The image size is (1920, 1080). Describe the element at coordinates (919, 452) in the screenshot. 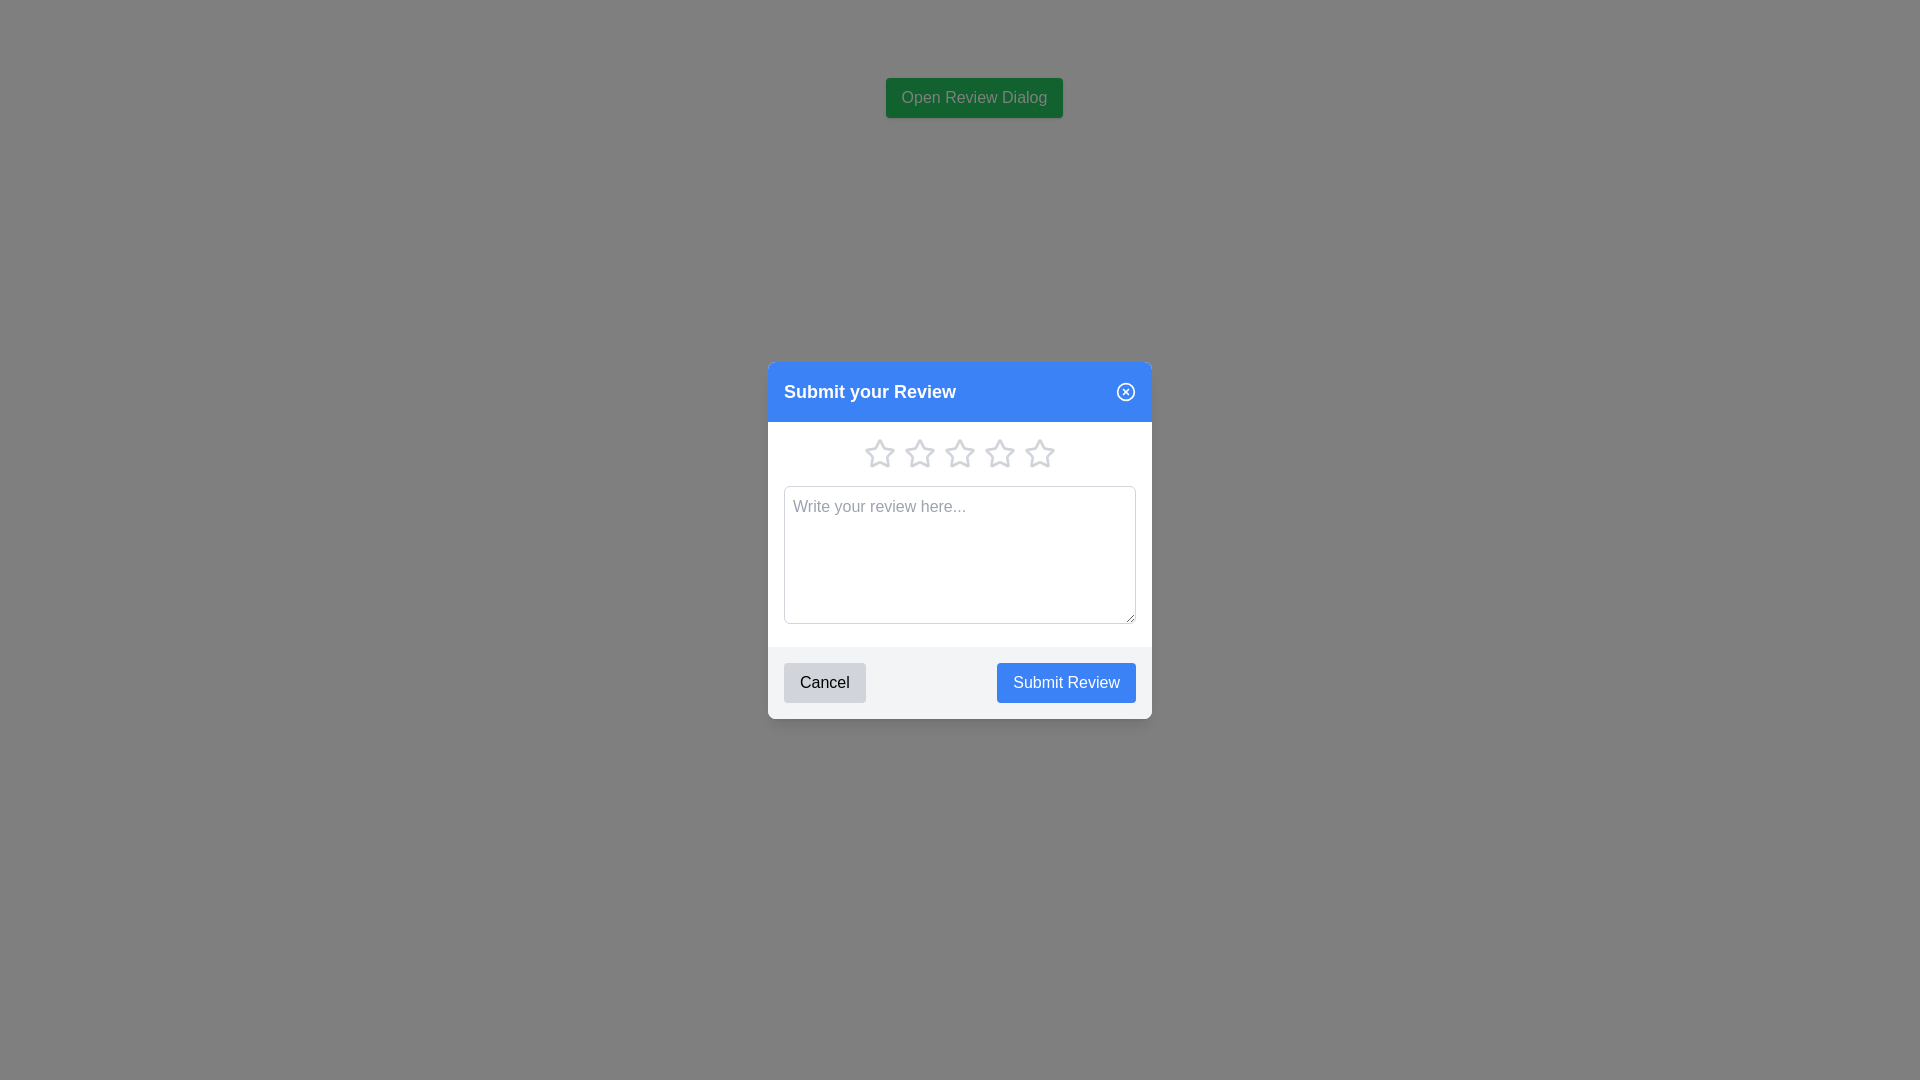

I see `the second star icon in the horizontal sequence of five star icons near the top center of the blue modal box labeled 'Submit your Review' for visual feedback` at that location.